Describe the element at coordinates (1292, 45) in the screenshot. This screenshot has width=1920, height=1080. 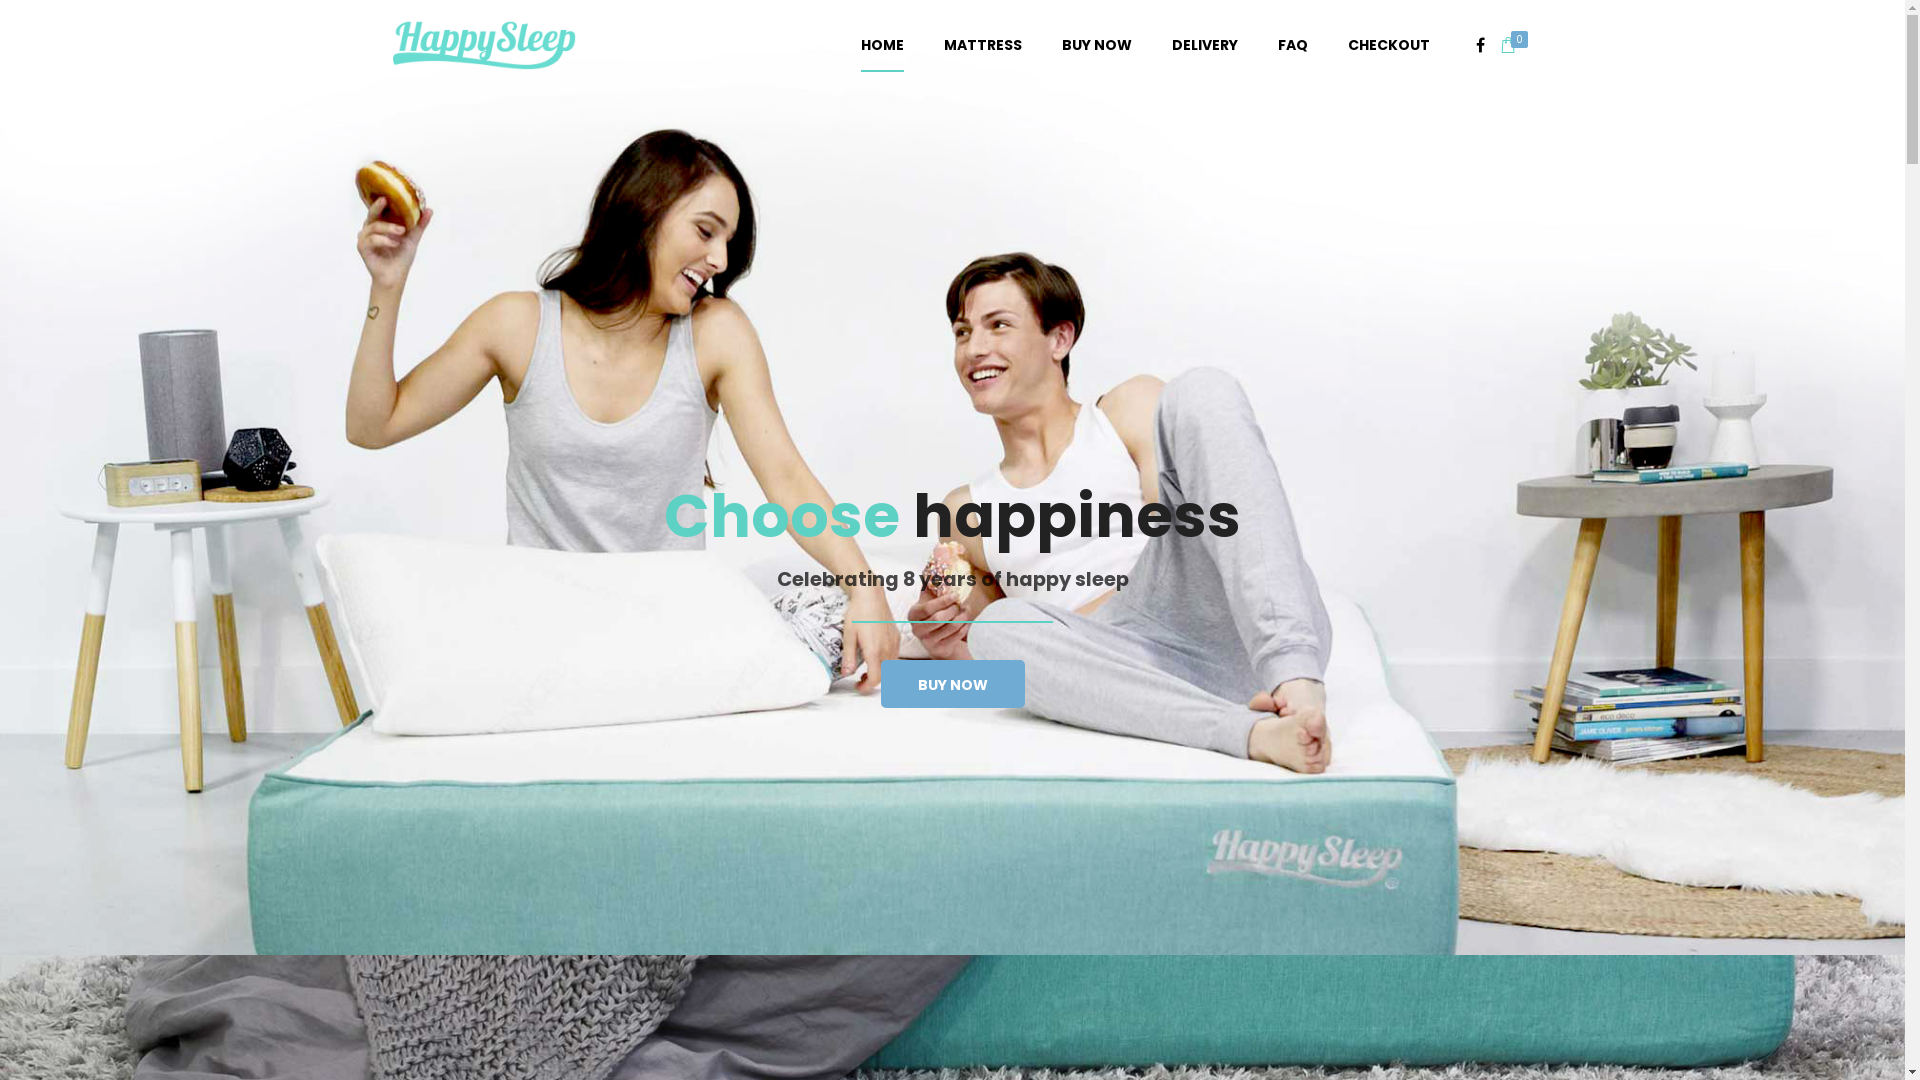
I see `'FAQ'` at that location.